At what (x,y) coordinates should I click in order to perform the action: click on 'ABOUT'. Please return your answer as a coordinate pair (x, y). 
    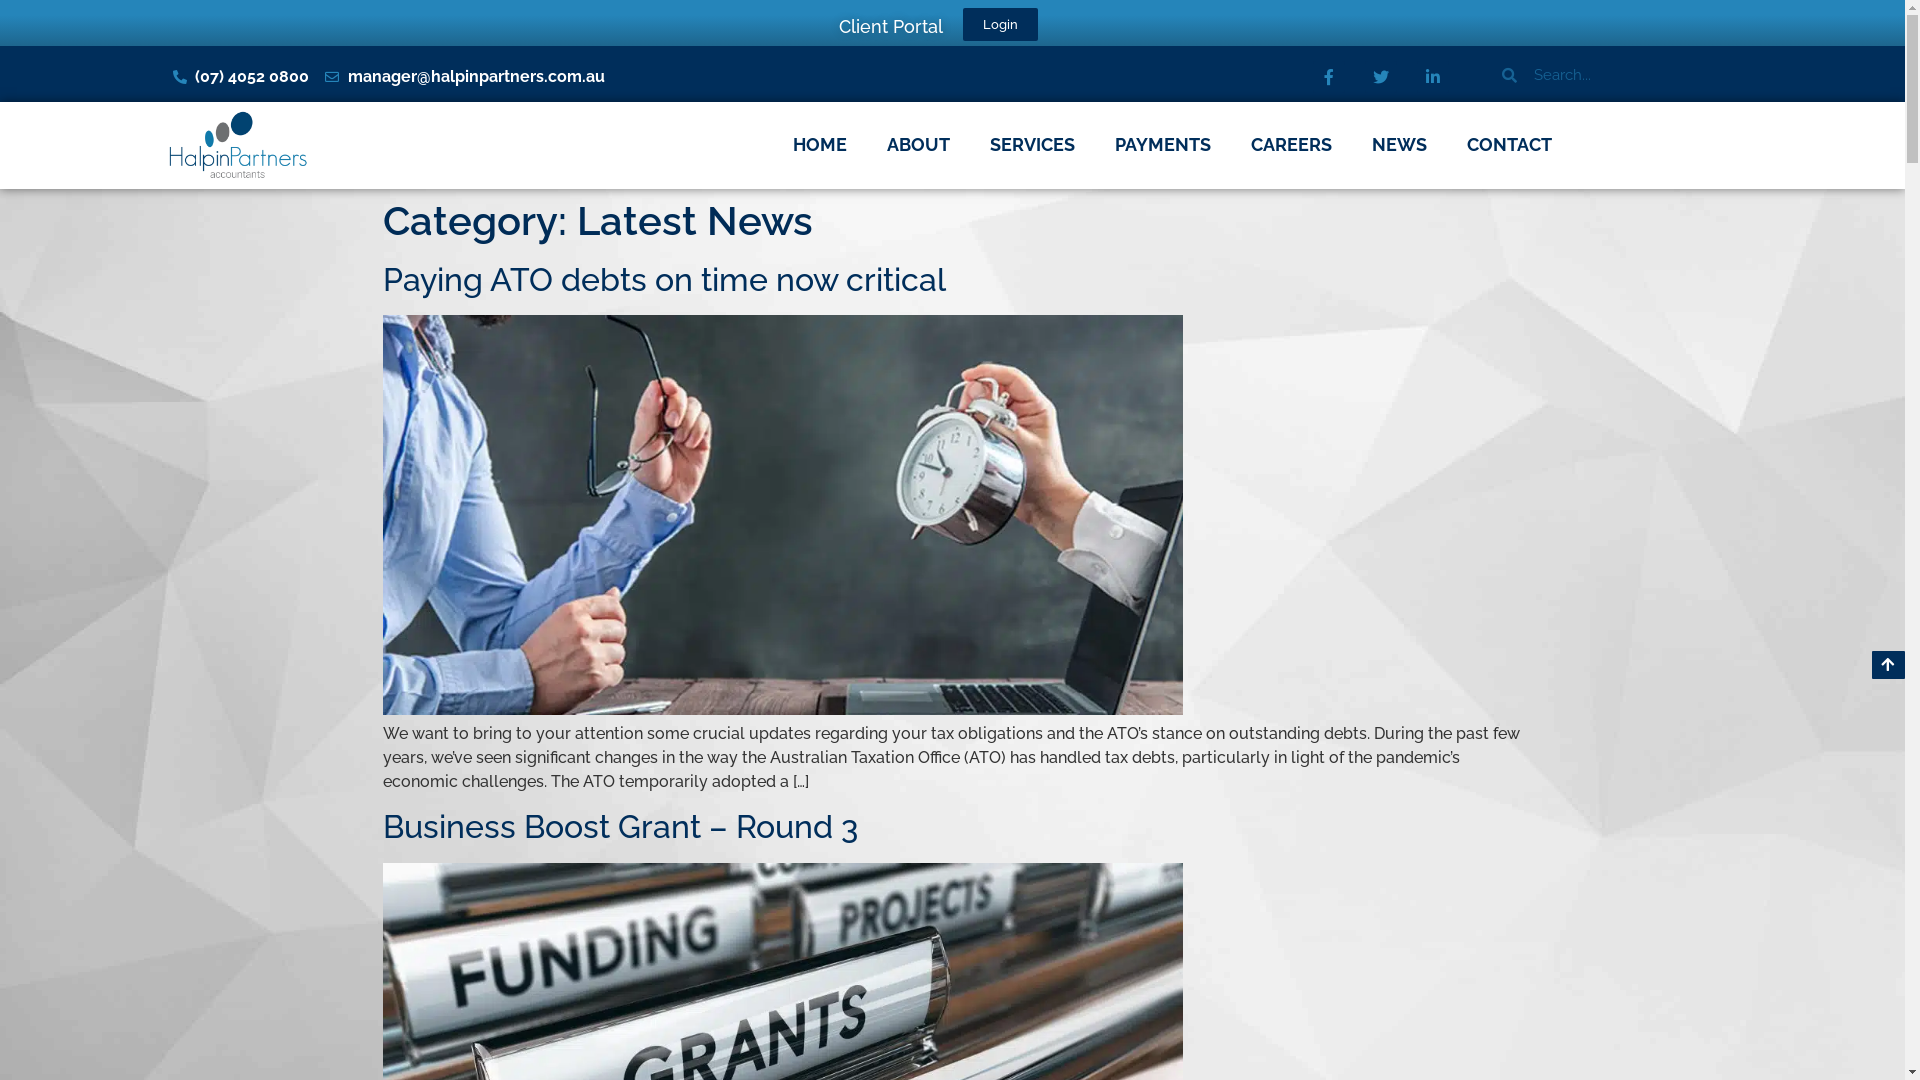
    Looking at the image, I should click on (917, 144).